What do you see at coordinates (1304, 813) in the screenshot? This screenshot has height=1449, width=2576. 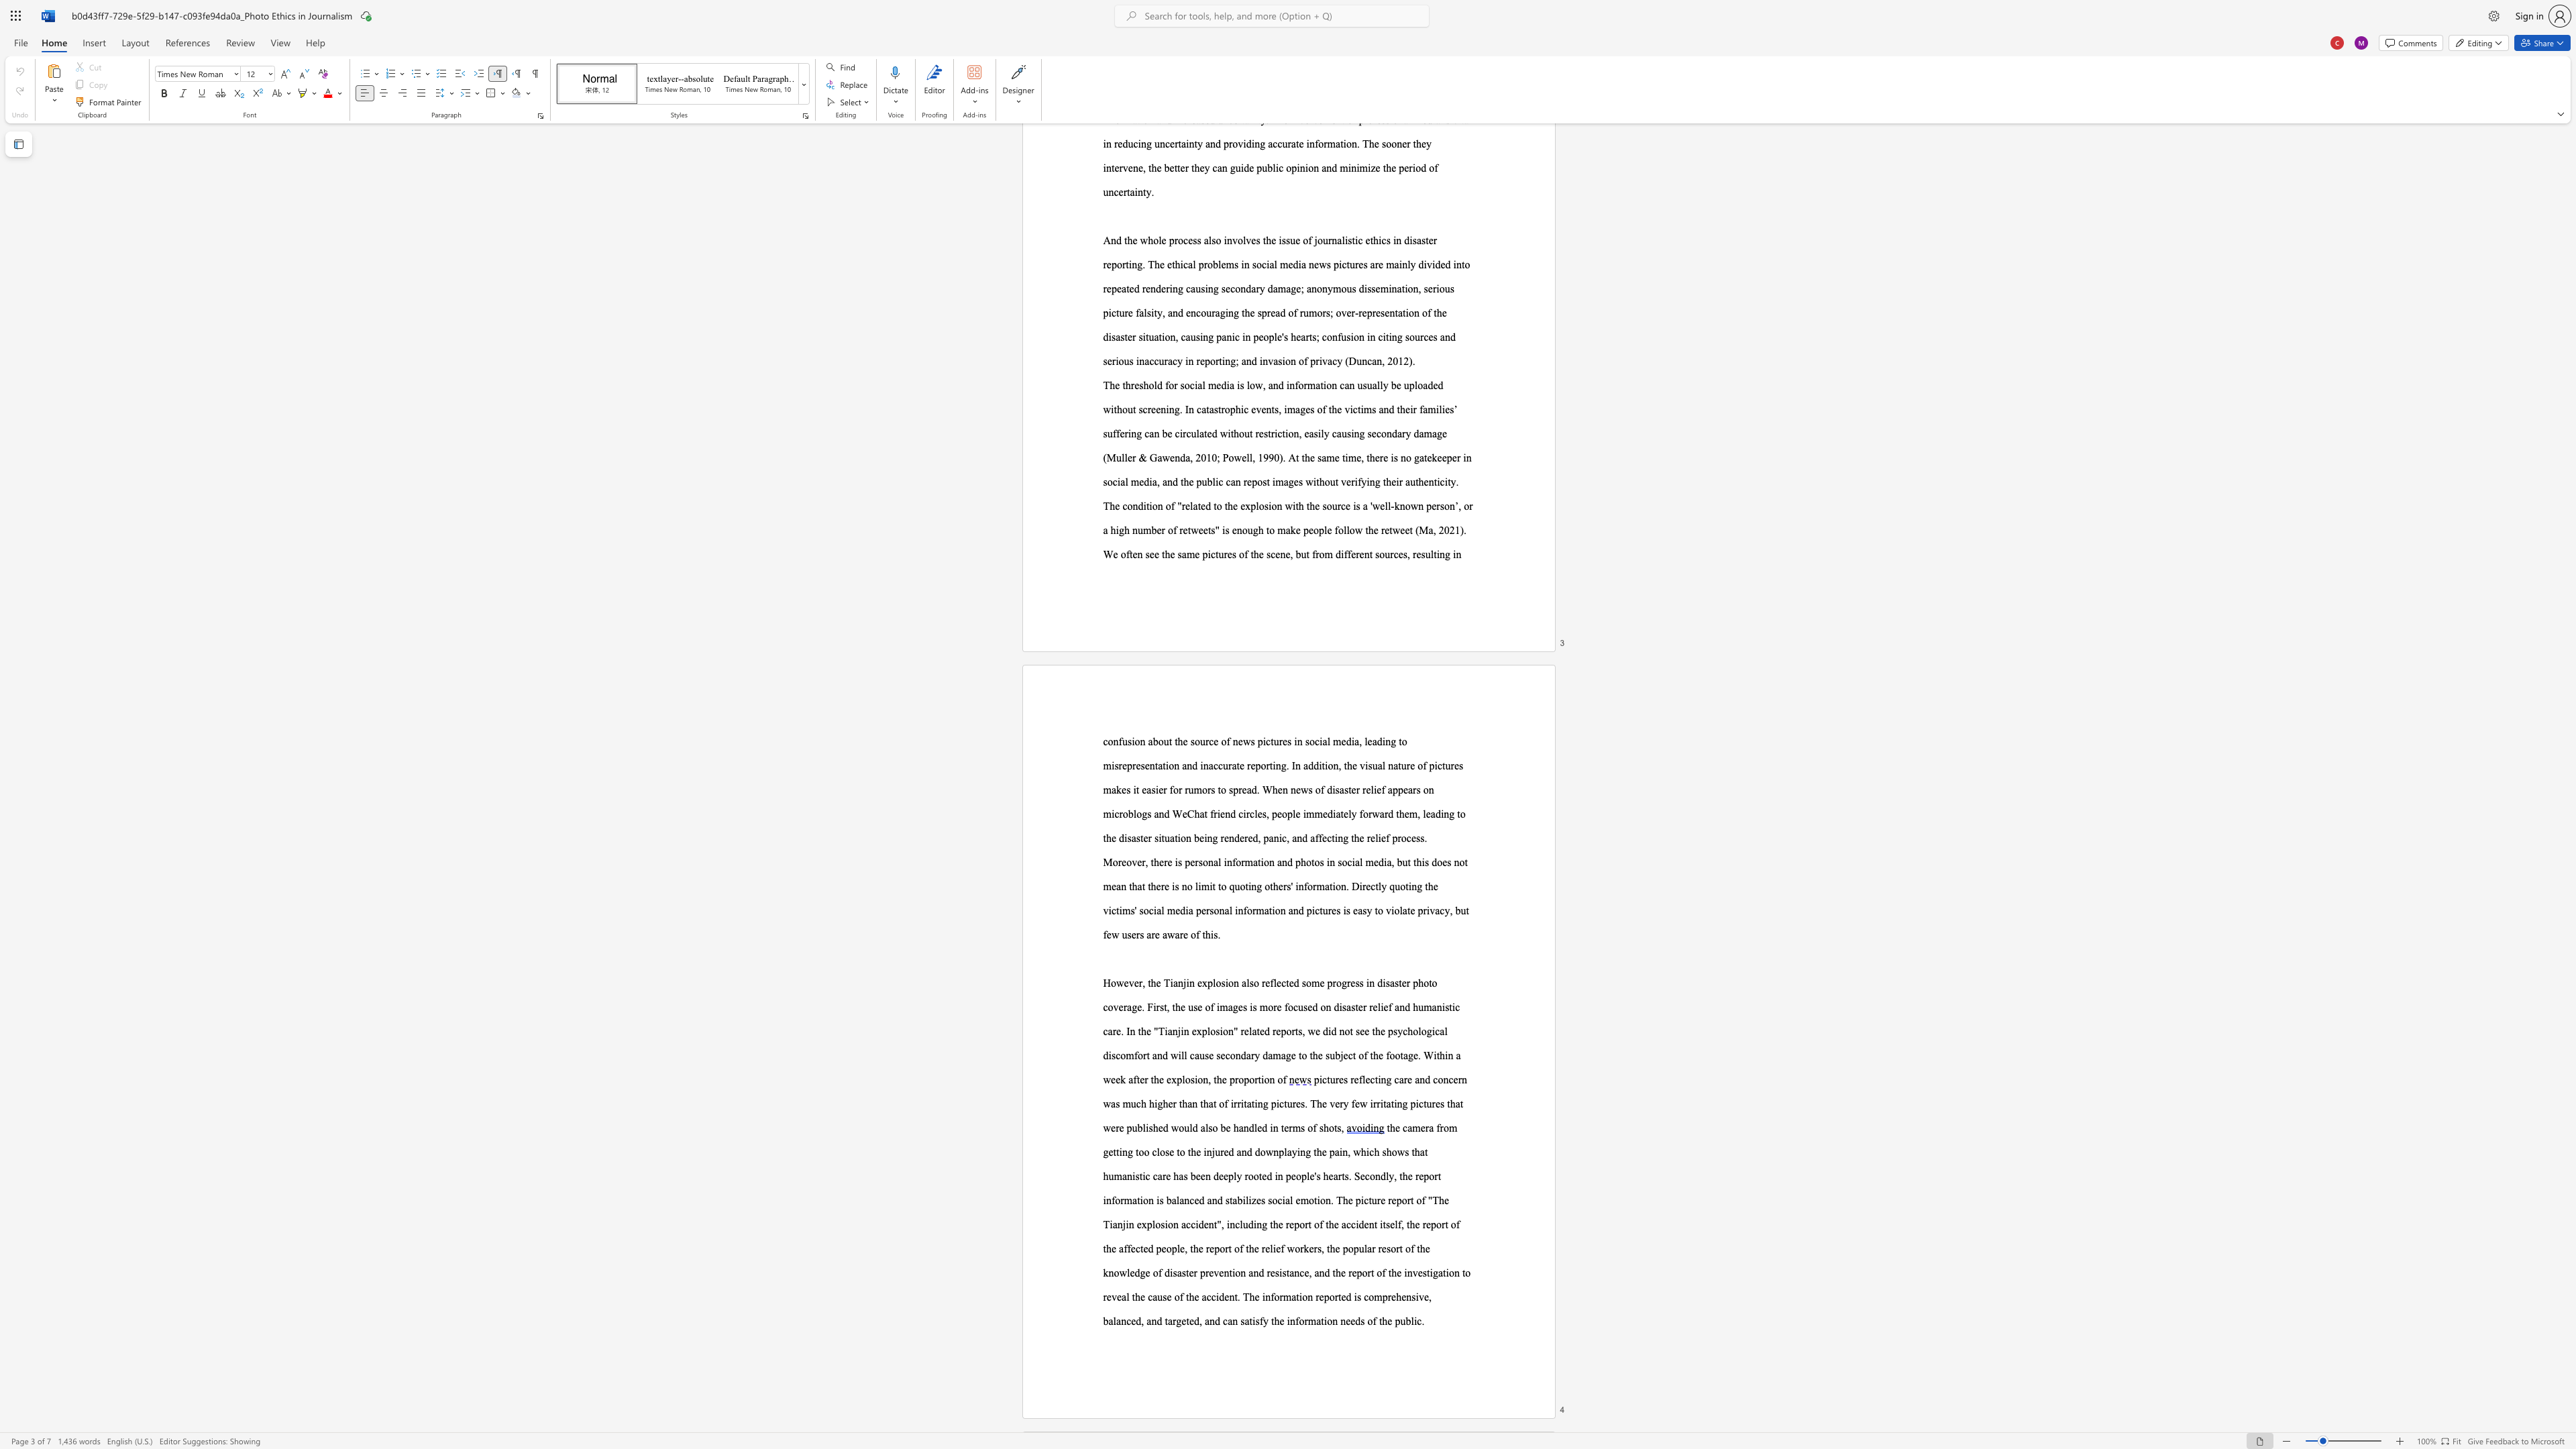 I see `the 1th character "i" in the text` at bounding box center [1304, 813].